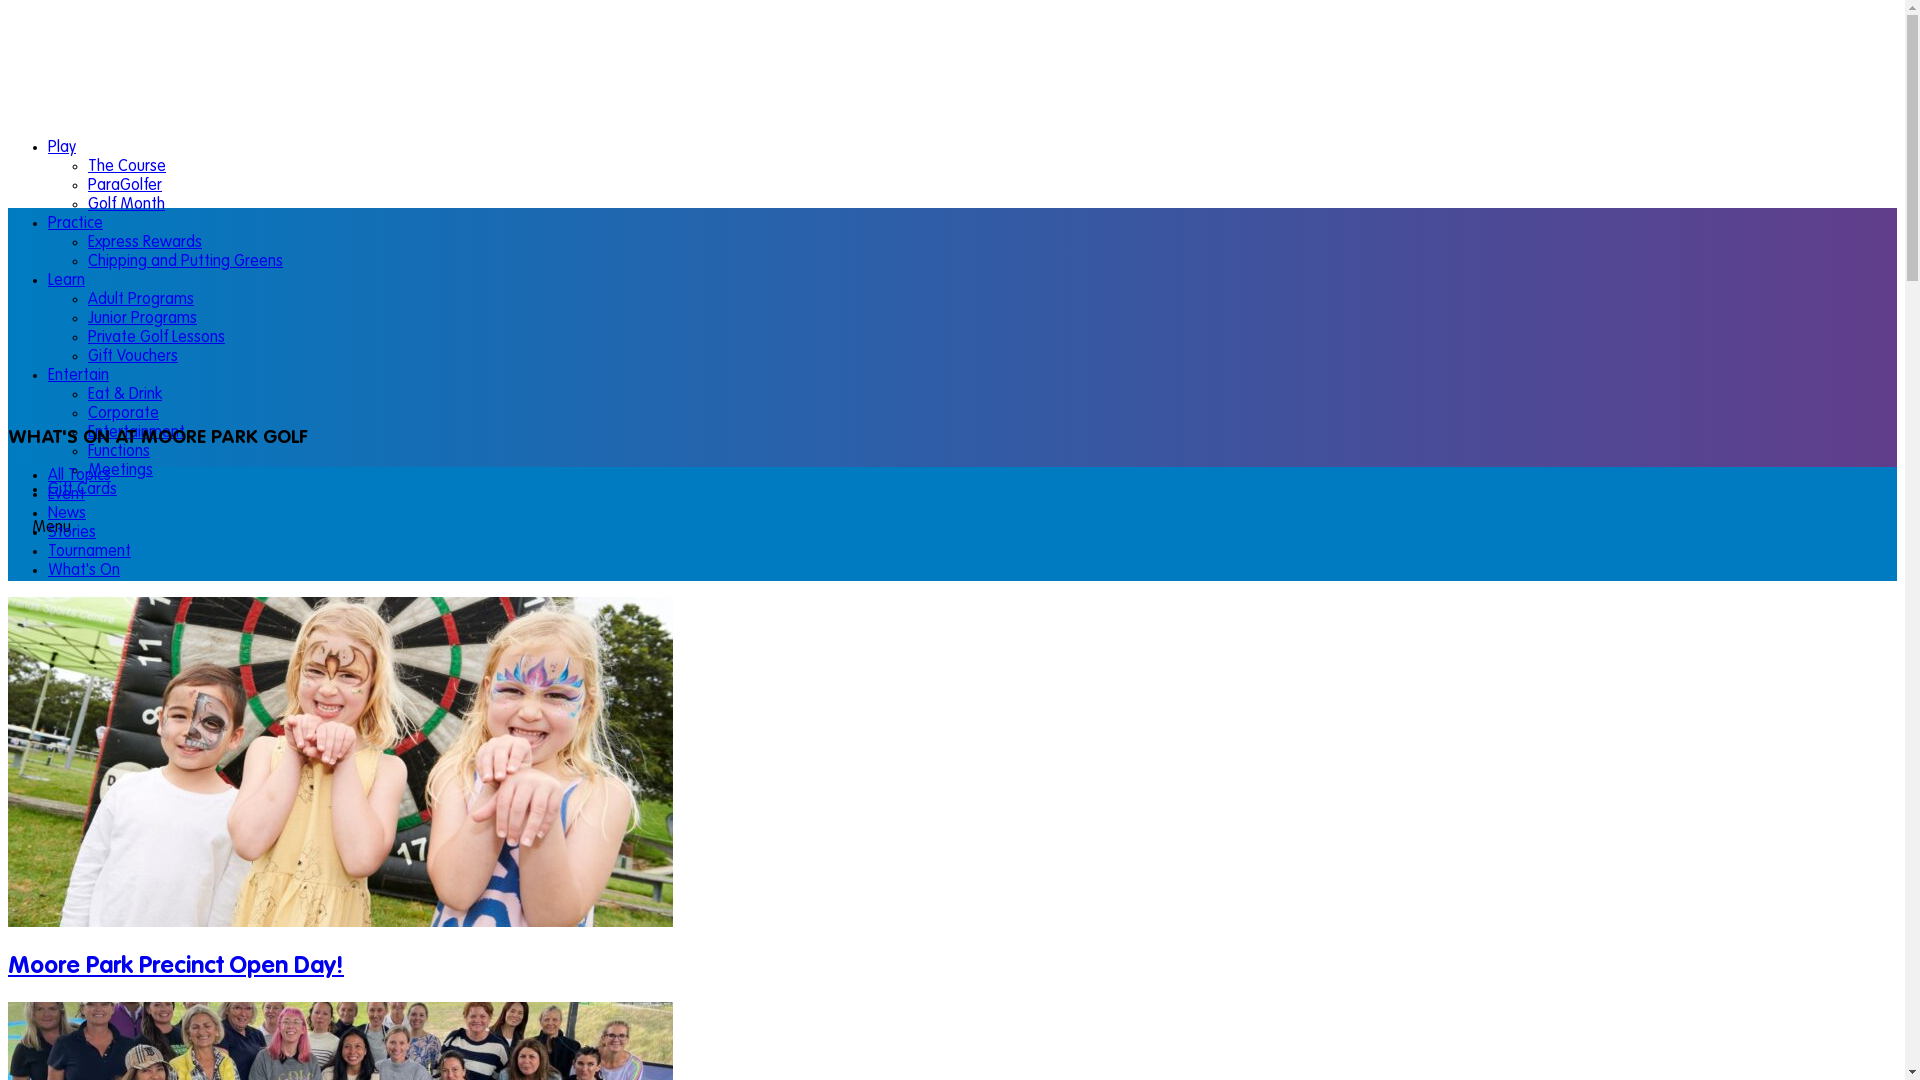 This screenshot has height=1080, width=1920. I want to click on 'News', so click(48, 512).